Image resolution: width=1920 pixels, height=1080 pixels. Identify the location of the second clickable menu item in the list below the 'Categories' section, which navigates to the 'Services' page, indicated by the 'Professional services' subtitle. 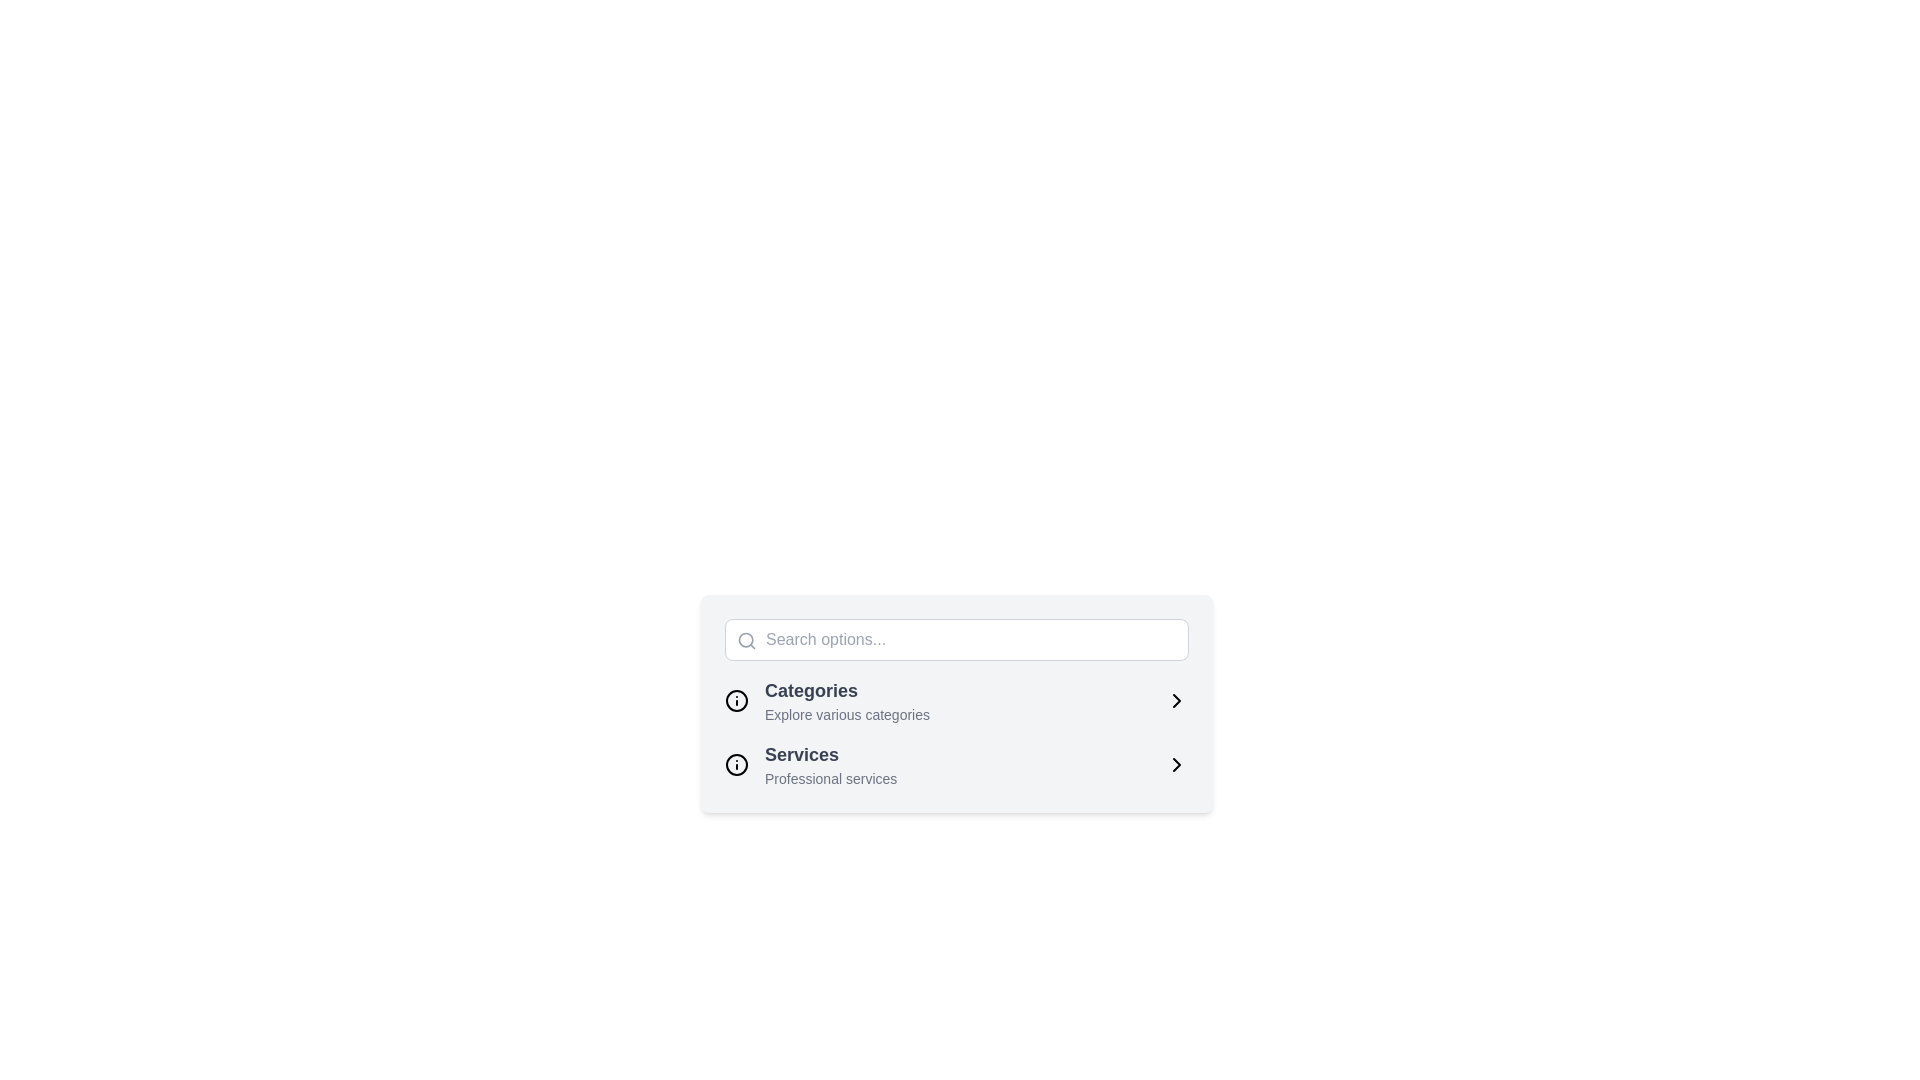
(955, 764).